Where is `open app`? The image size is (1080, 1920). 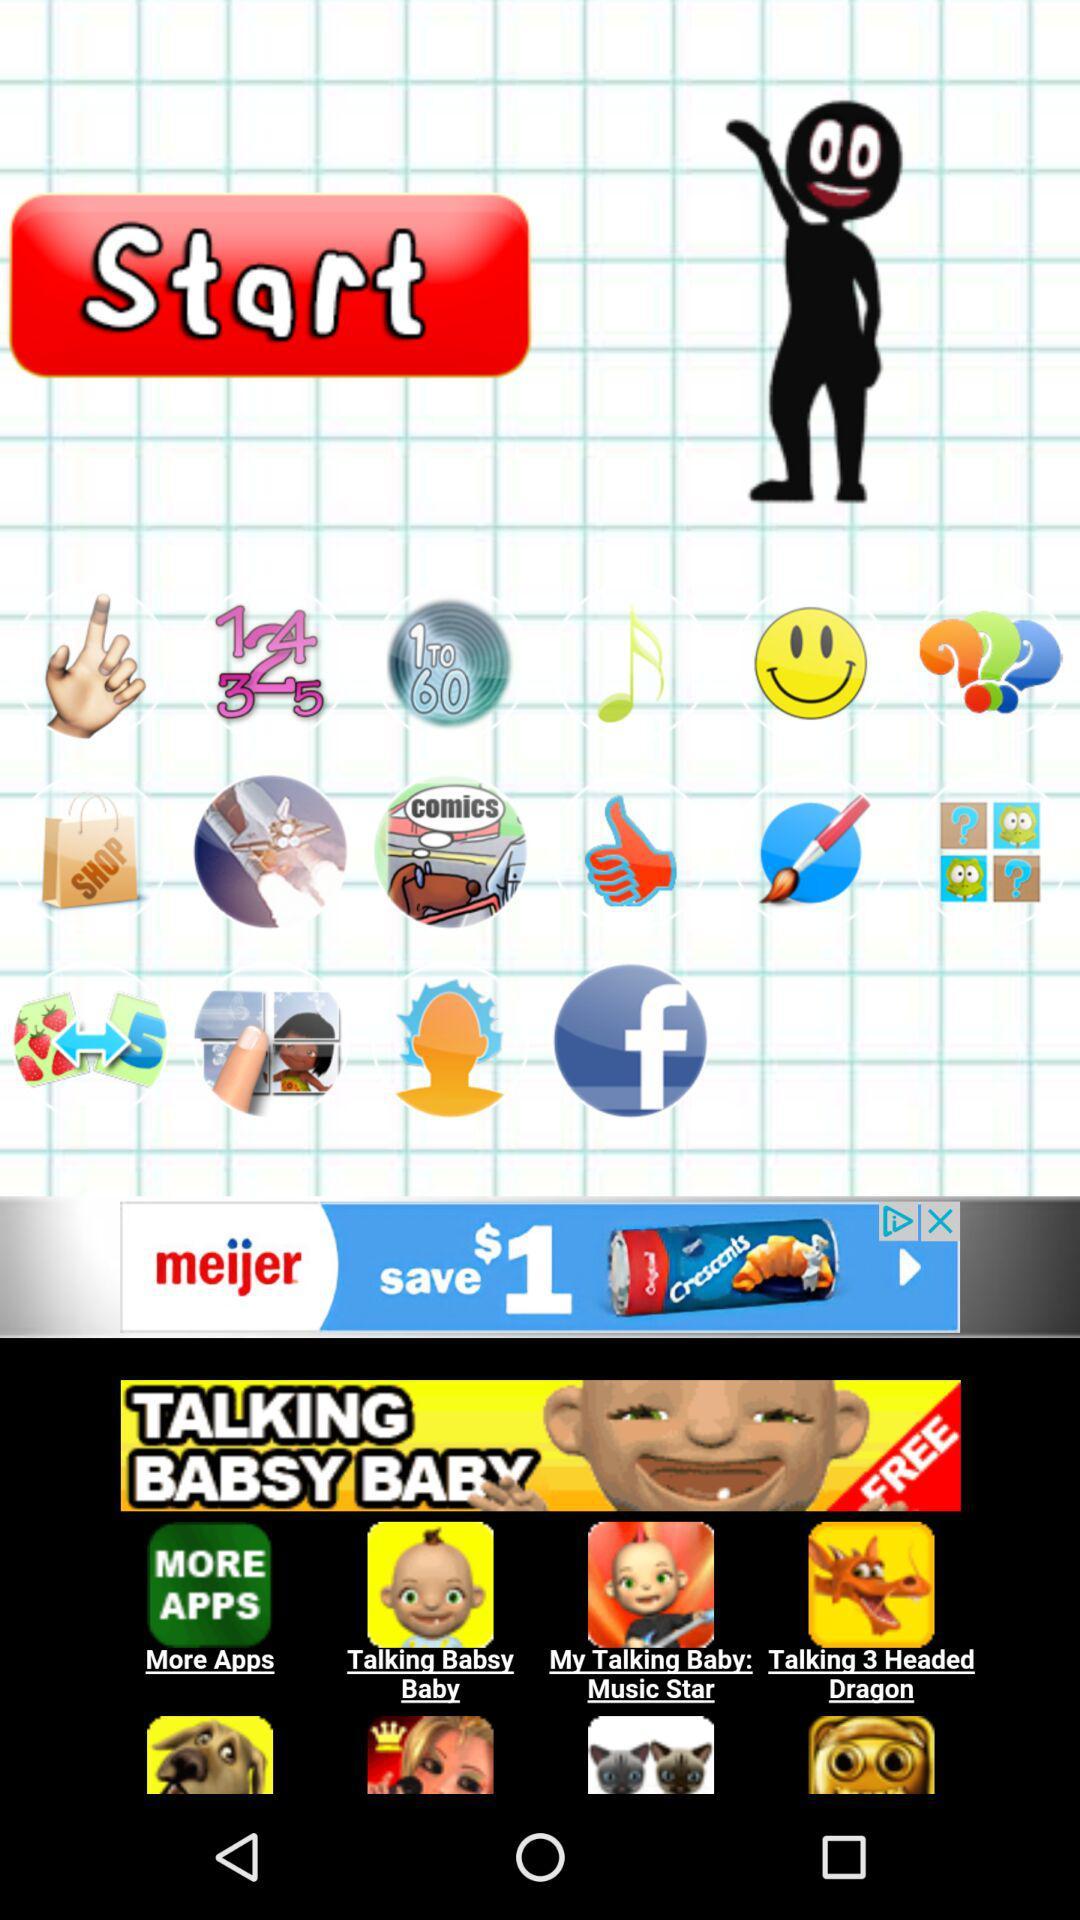
open app is located at coordinates (270, 851).